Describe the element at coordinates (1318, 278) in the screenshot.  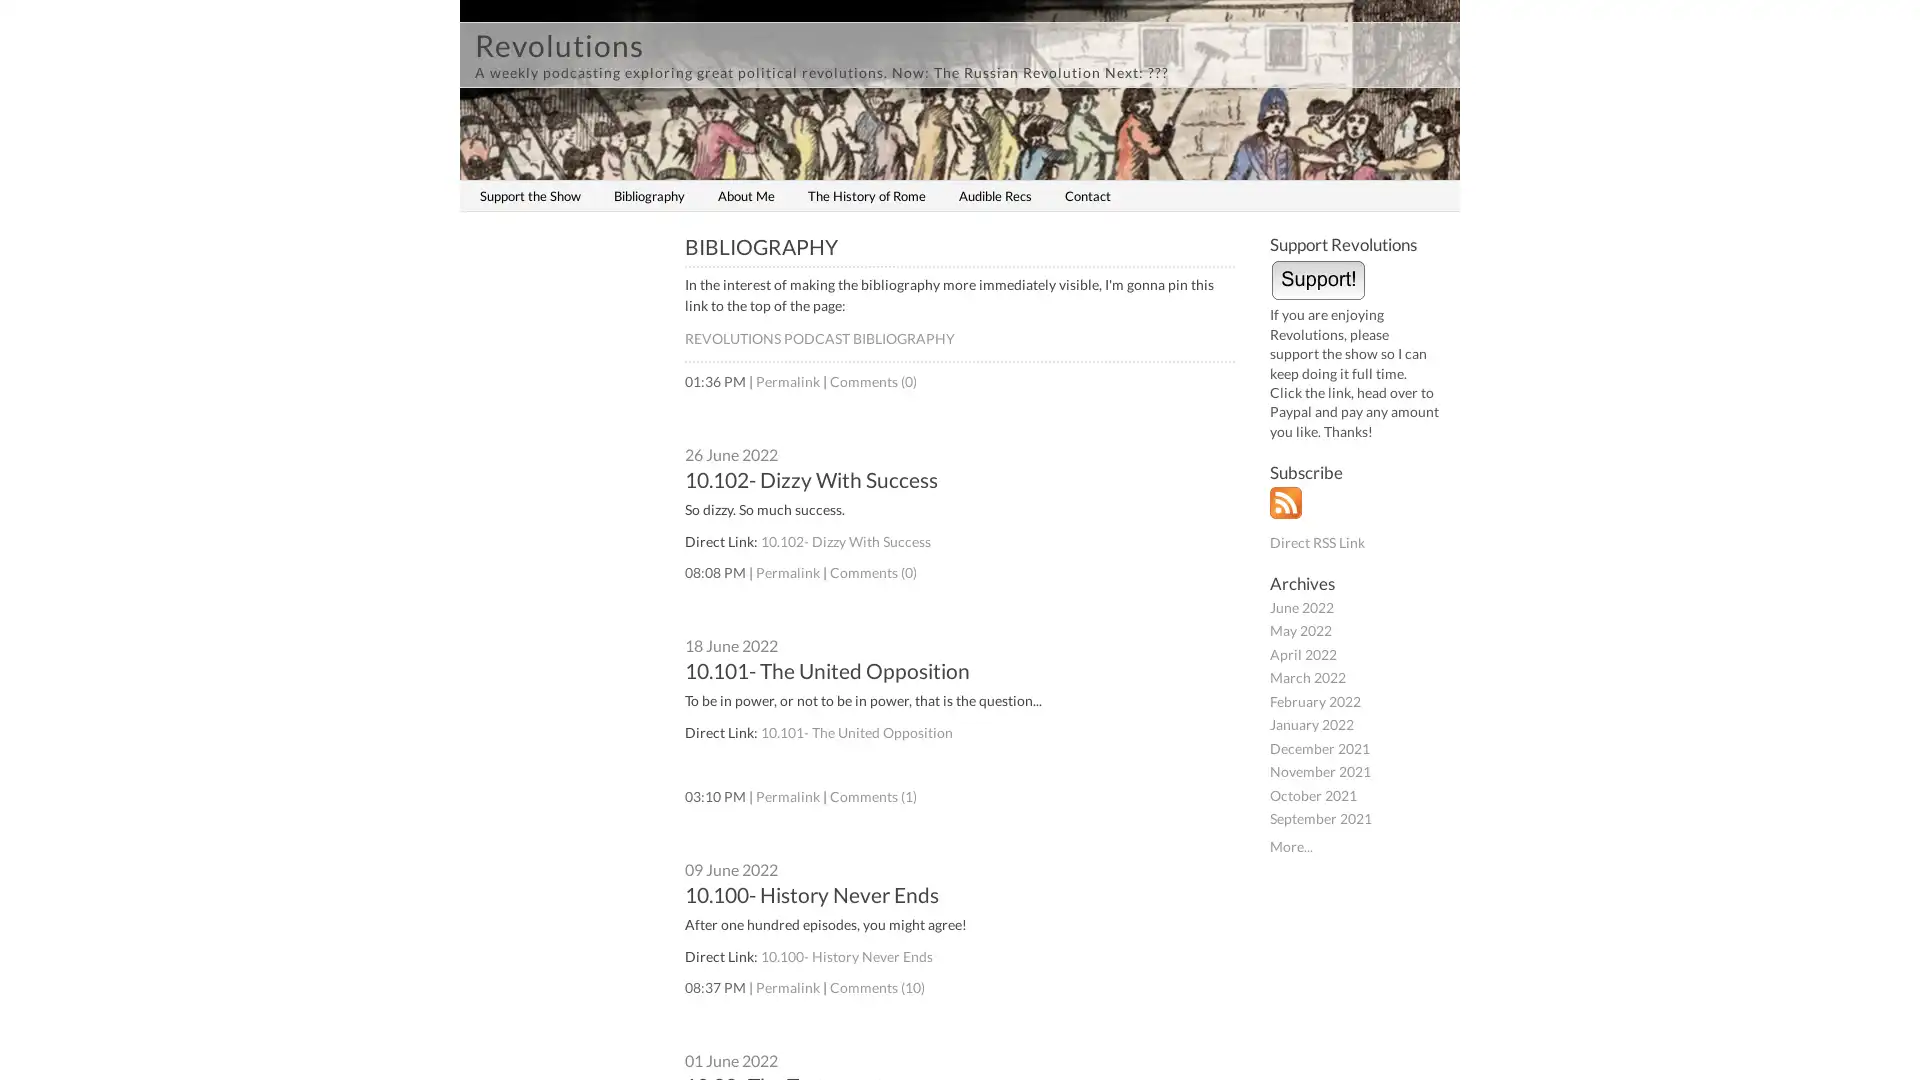
I see `PayPal - The safer, easier way to pay online!` at that location.